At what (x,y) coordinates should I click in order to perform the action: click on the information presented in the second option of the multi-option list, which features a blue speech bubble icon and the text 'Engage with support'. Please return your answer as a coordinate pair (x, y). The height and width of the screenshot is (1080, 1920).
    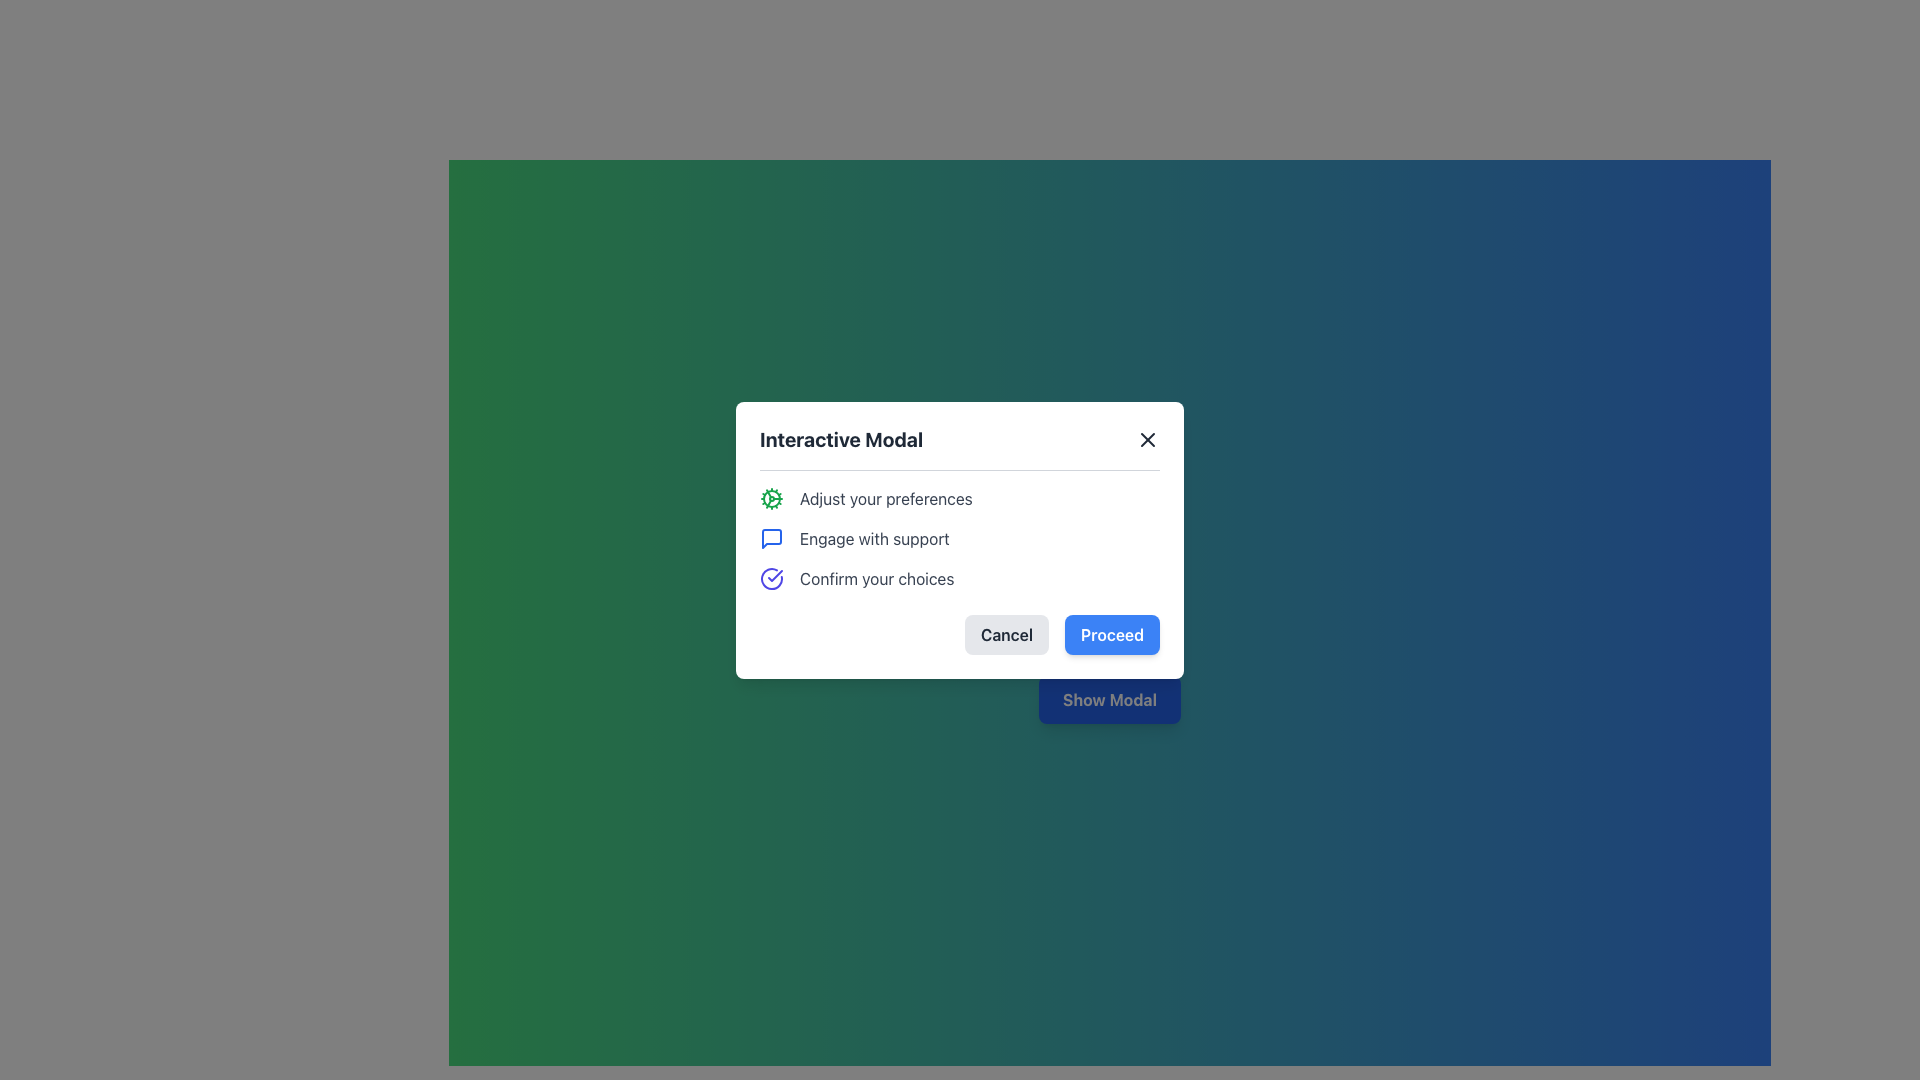
    Looking at the image, I should click on (960, 537).